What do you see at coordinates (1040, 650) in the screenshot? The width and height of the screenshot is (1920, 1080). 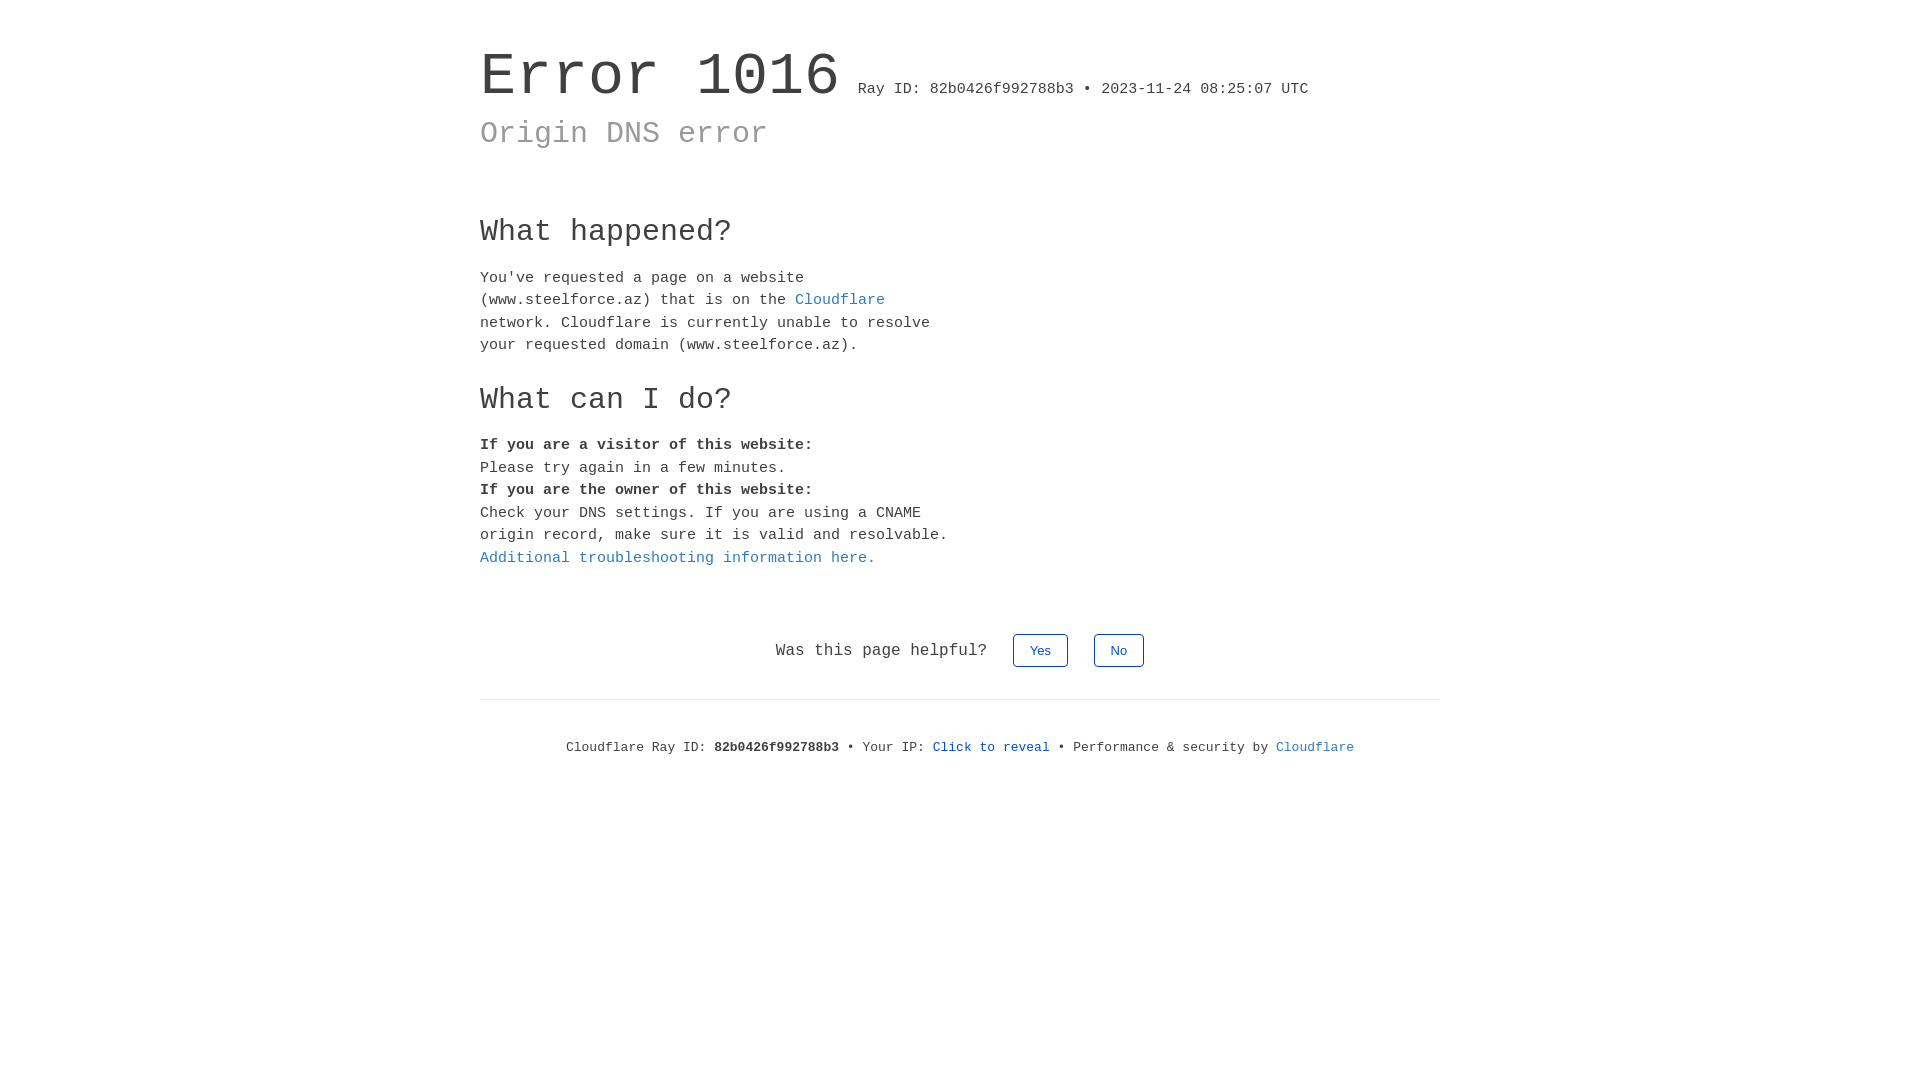 I see `'Yes'` at bounding box center [1040, 650].